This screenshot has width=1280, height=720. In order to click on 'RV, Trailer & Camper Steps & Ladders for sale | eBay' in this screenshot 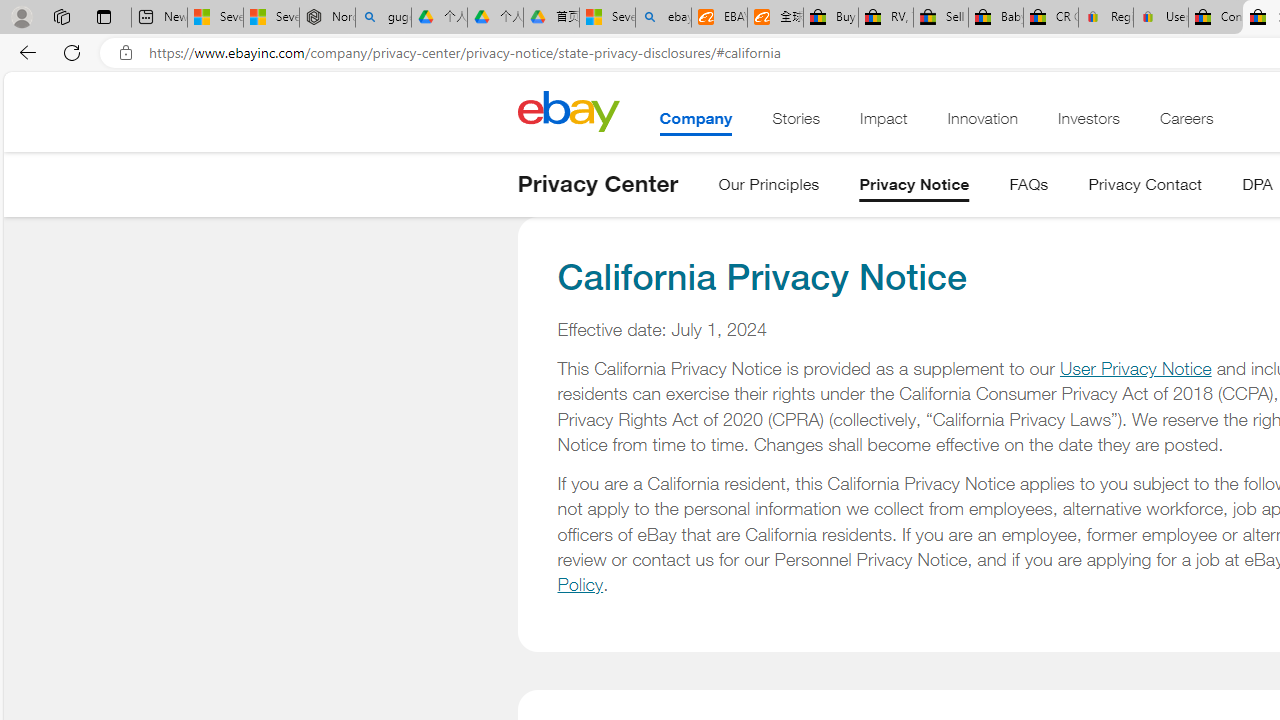, I will do `click(884, 17)`.